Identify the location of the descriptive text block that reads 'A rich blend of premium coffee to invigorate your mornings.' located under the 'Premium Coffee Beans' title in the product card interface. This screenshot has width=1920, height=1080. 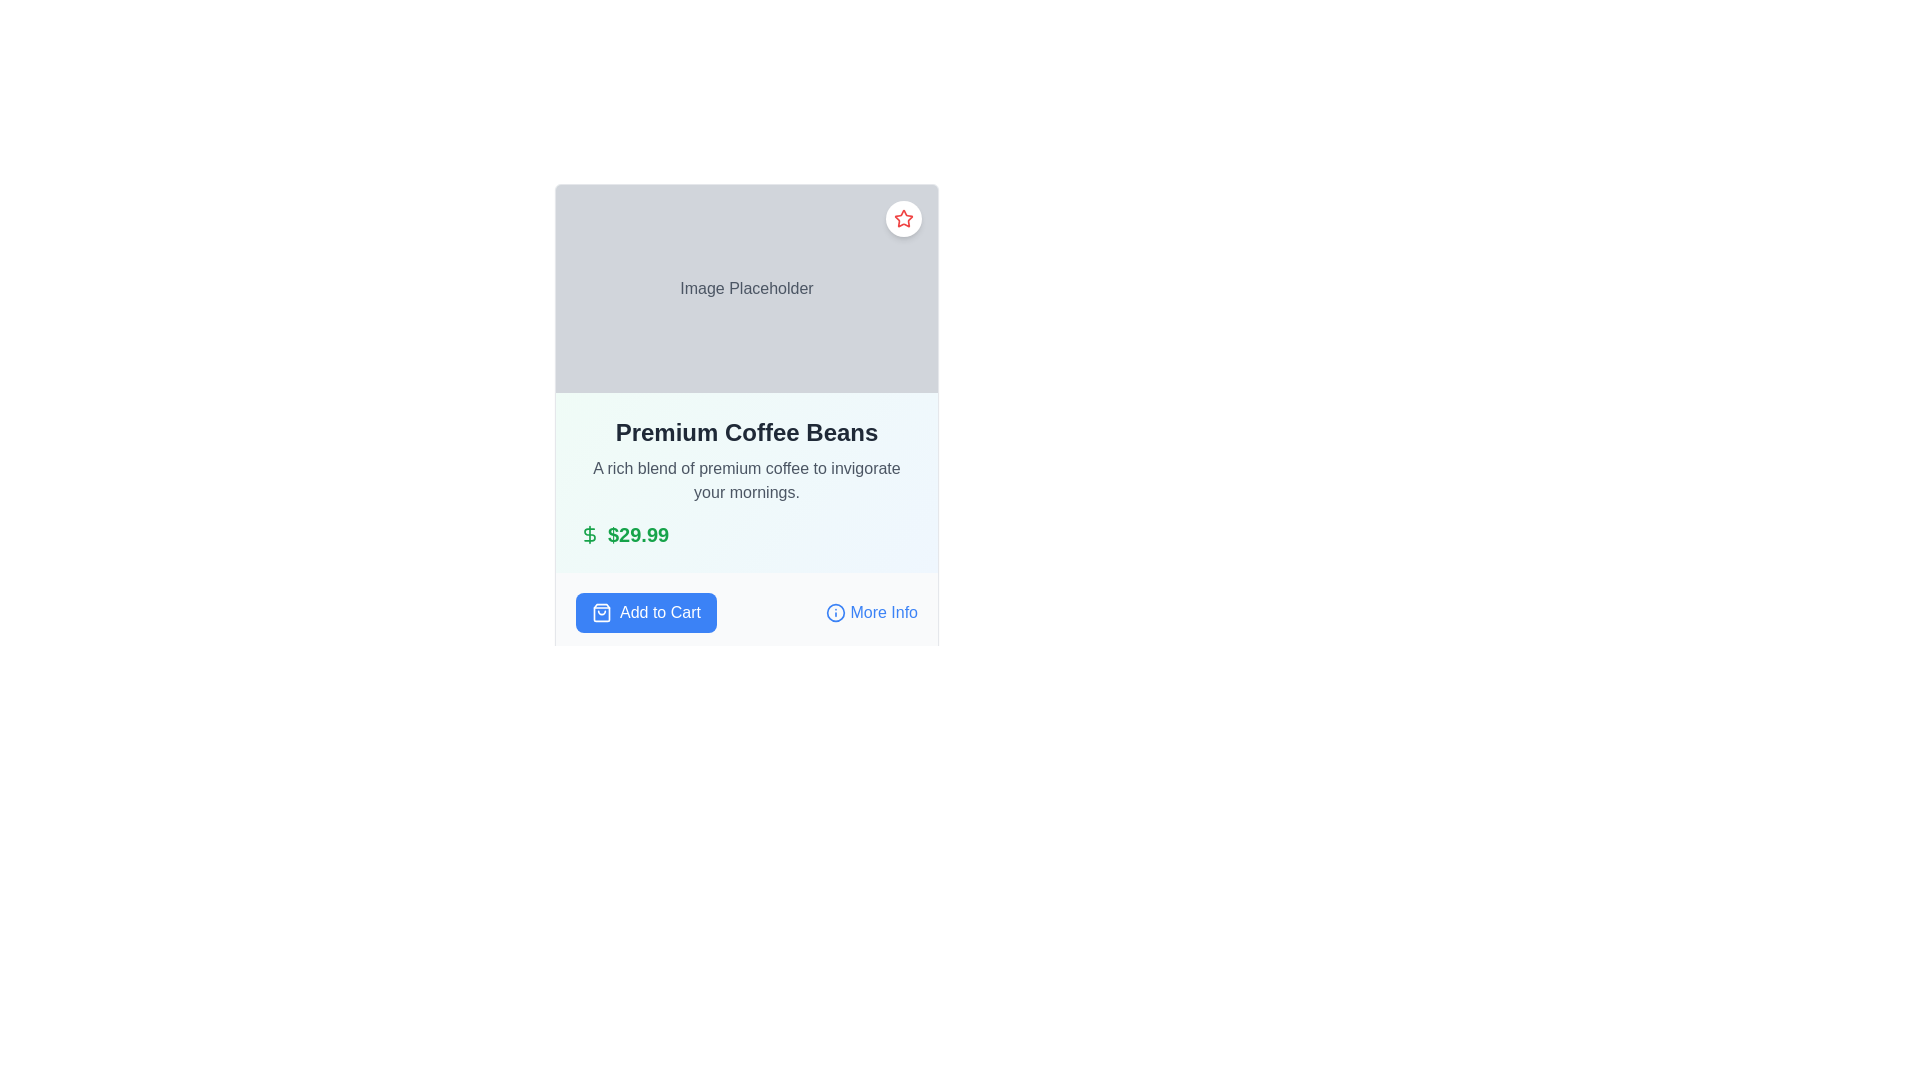
(746, 481).